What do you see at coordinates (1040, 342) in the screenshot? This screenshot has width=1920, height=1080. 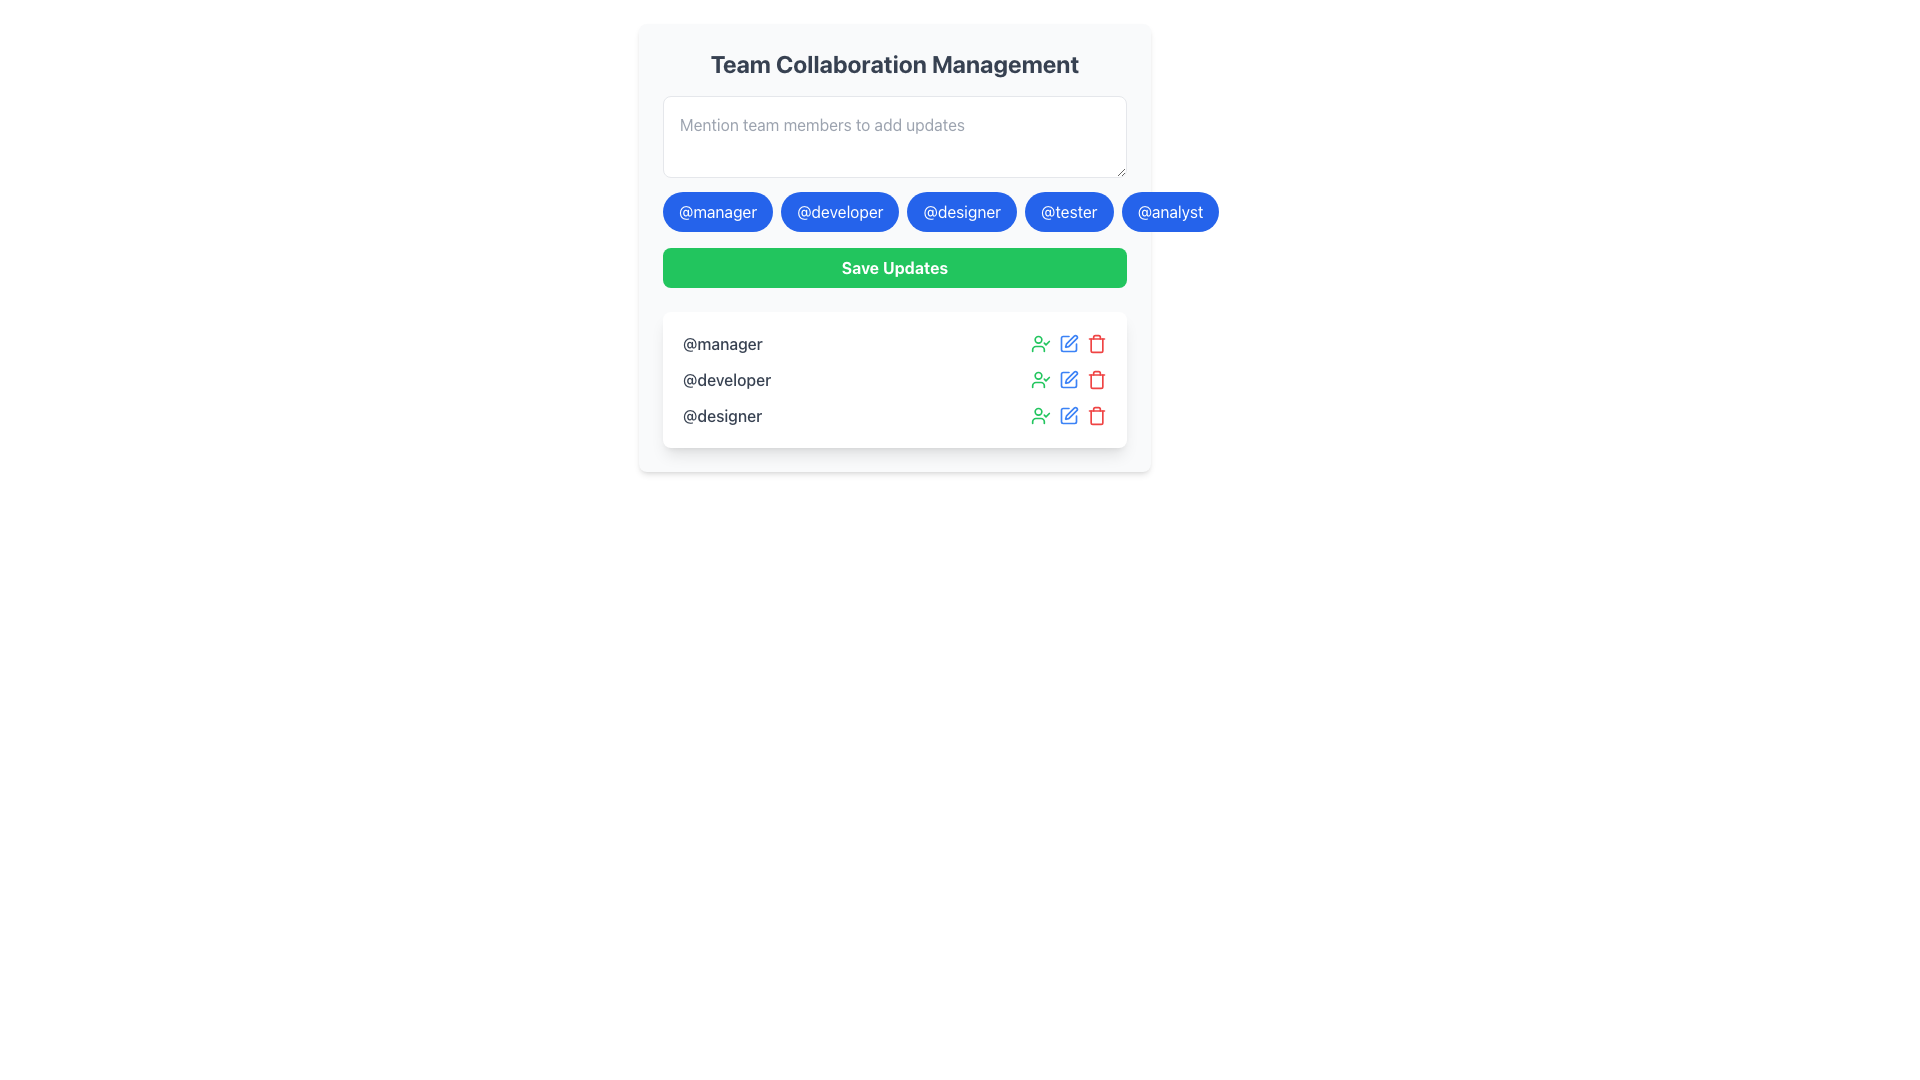 I see `the leftmost confirmation icon associated with '@manager'` at bounding box center [1040, 342].